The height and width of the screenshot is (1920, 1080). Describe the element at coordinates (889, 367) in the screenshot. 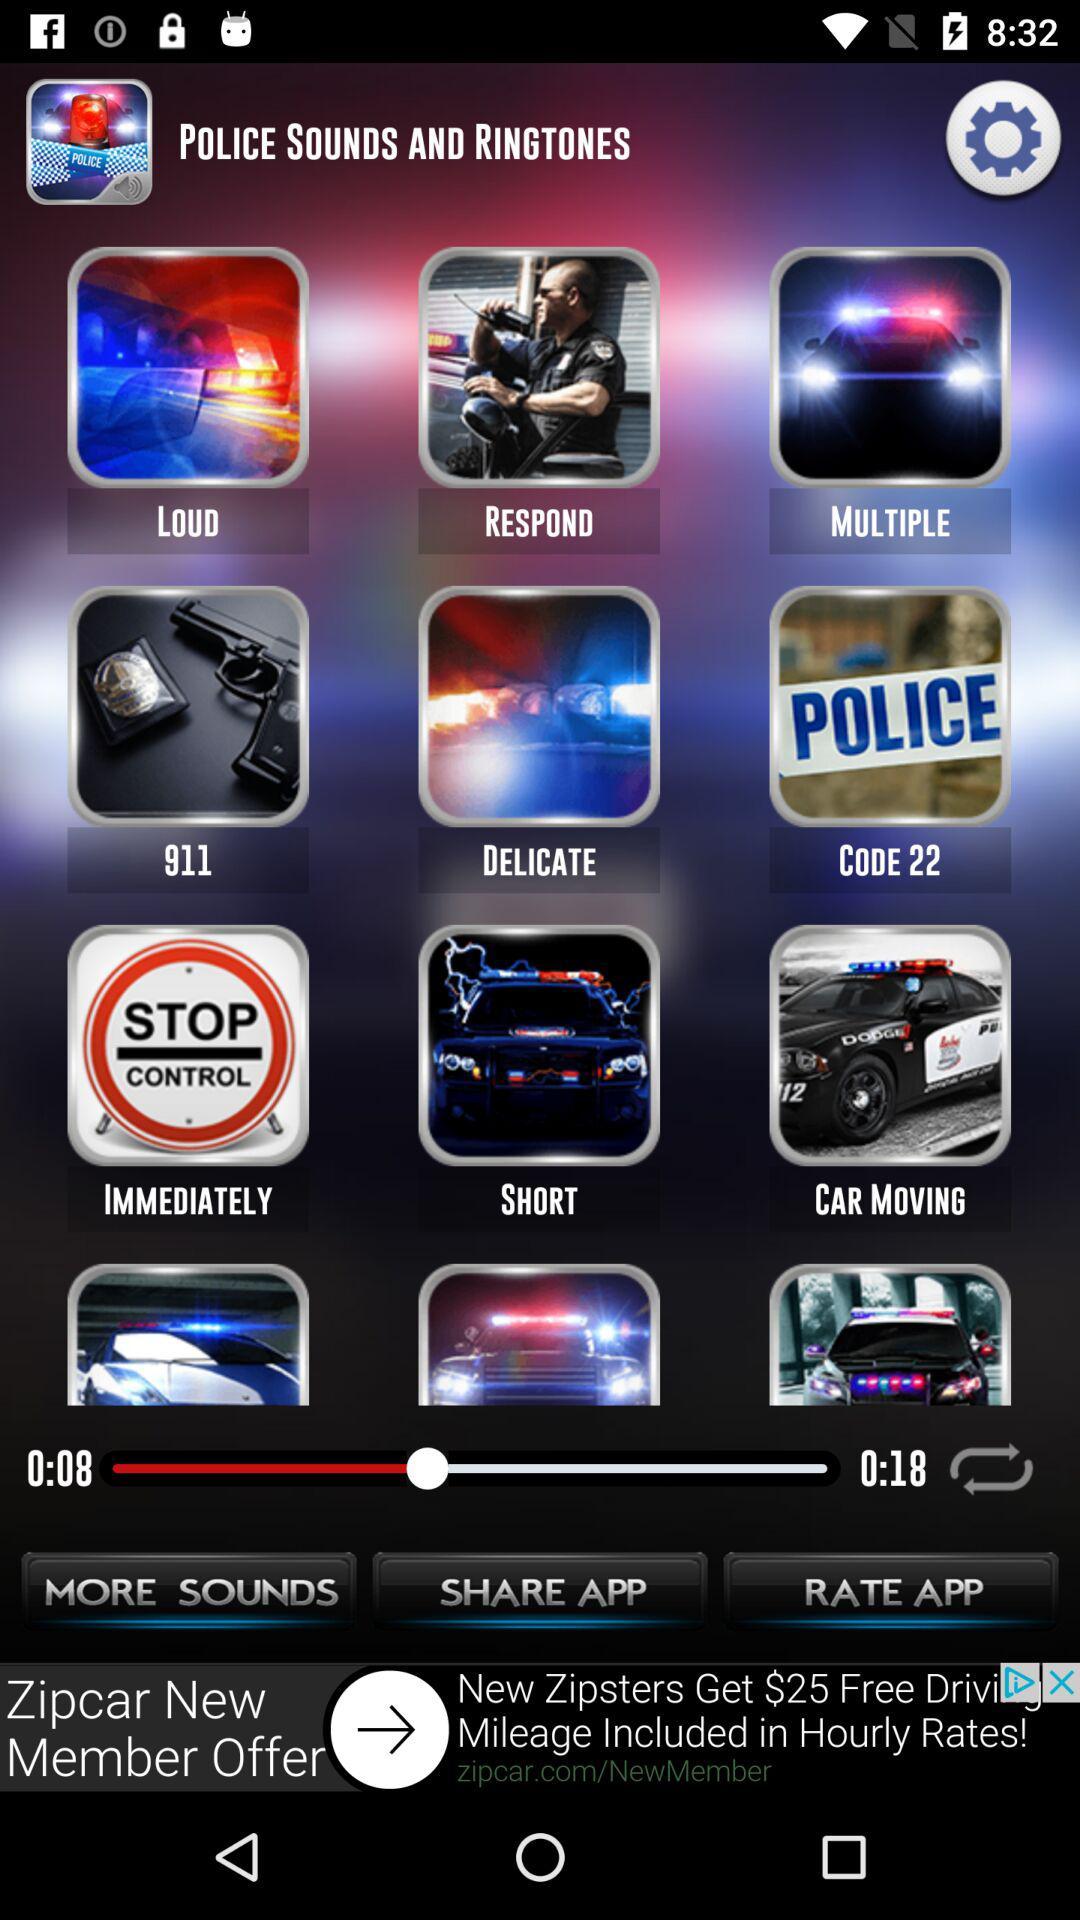

I see `the image below the settings button on the web page` at that location.